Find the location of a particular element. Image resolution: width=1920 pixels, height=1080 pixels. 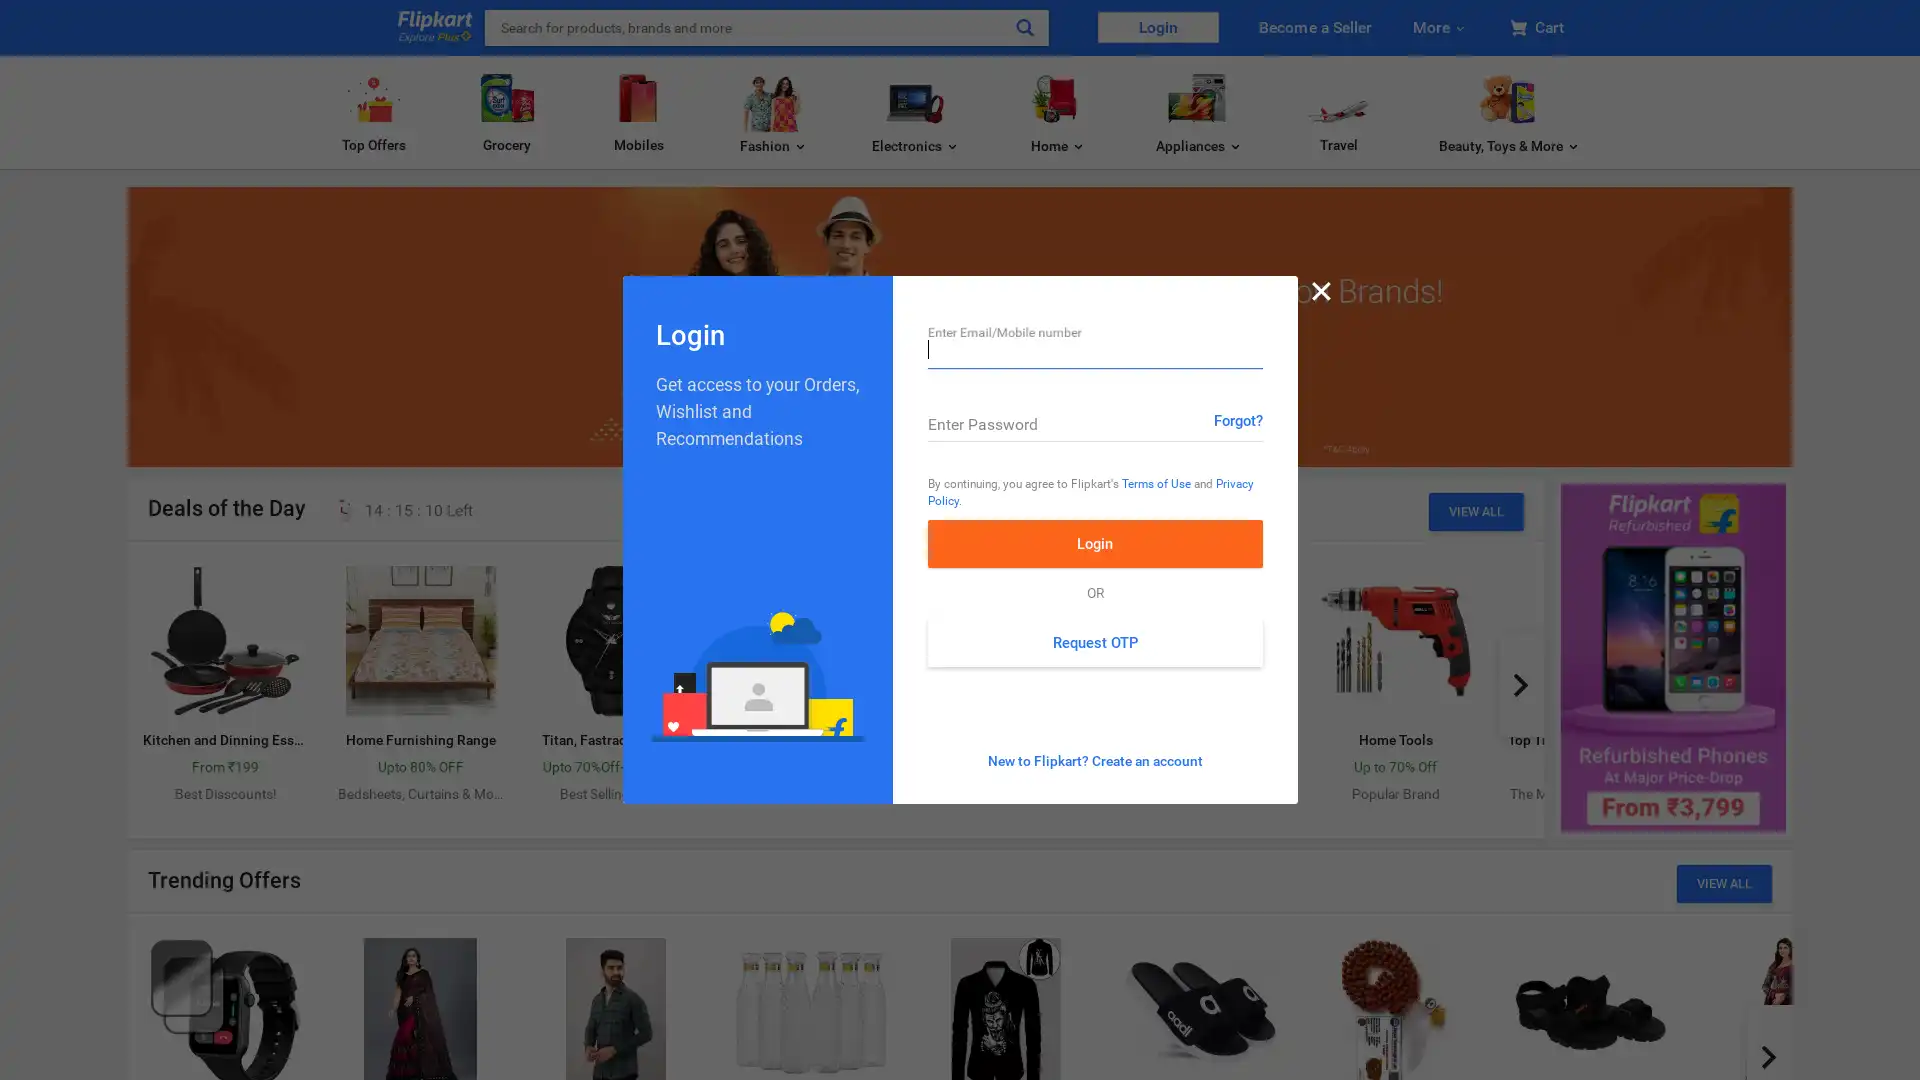

Request OTP is located at coordinates (1093, 643).